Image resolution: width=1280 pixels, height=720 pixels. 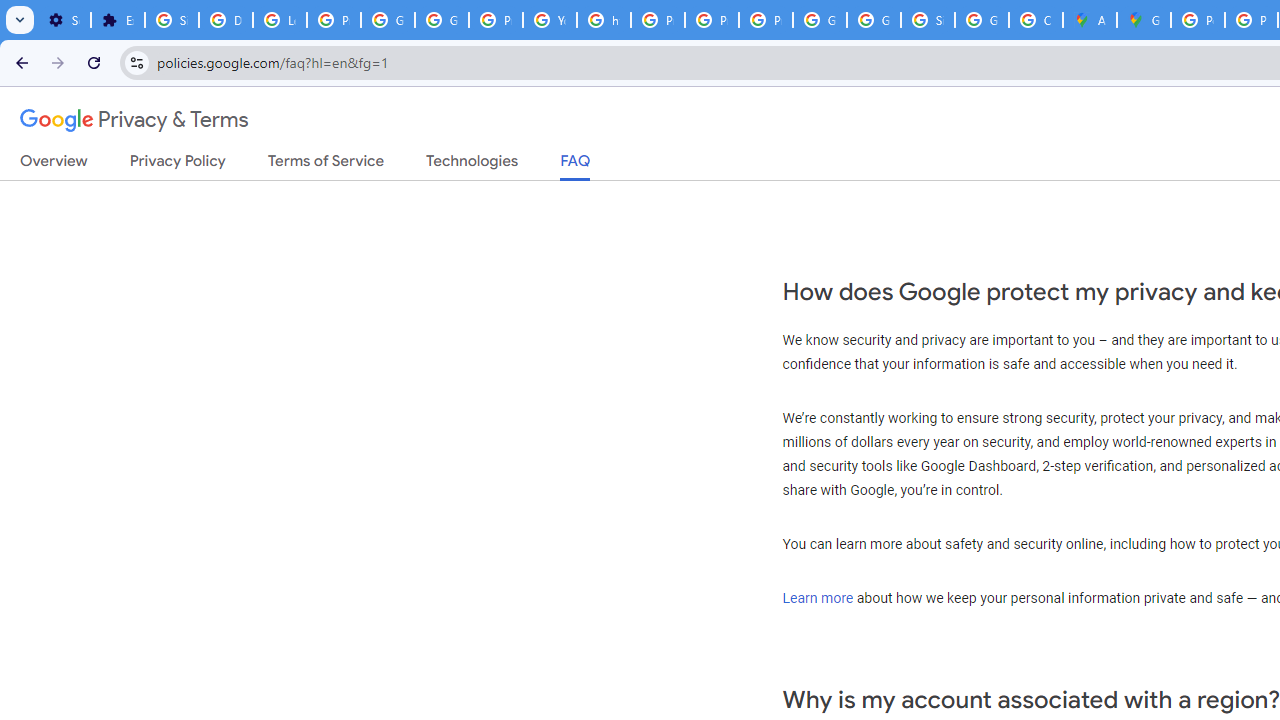 What do you see at coordinates (927, 20) in the screenshot?
I see `'Sign in - Google Accounts'` at bounding box center [927, 20].